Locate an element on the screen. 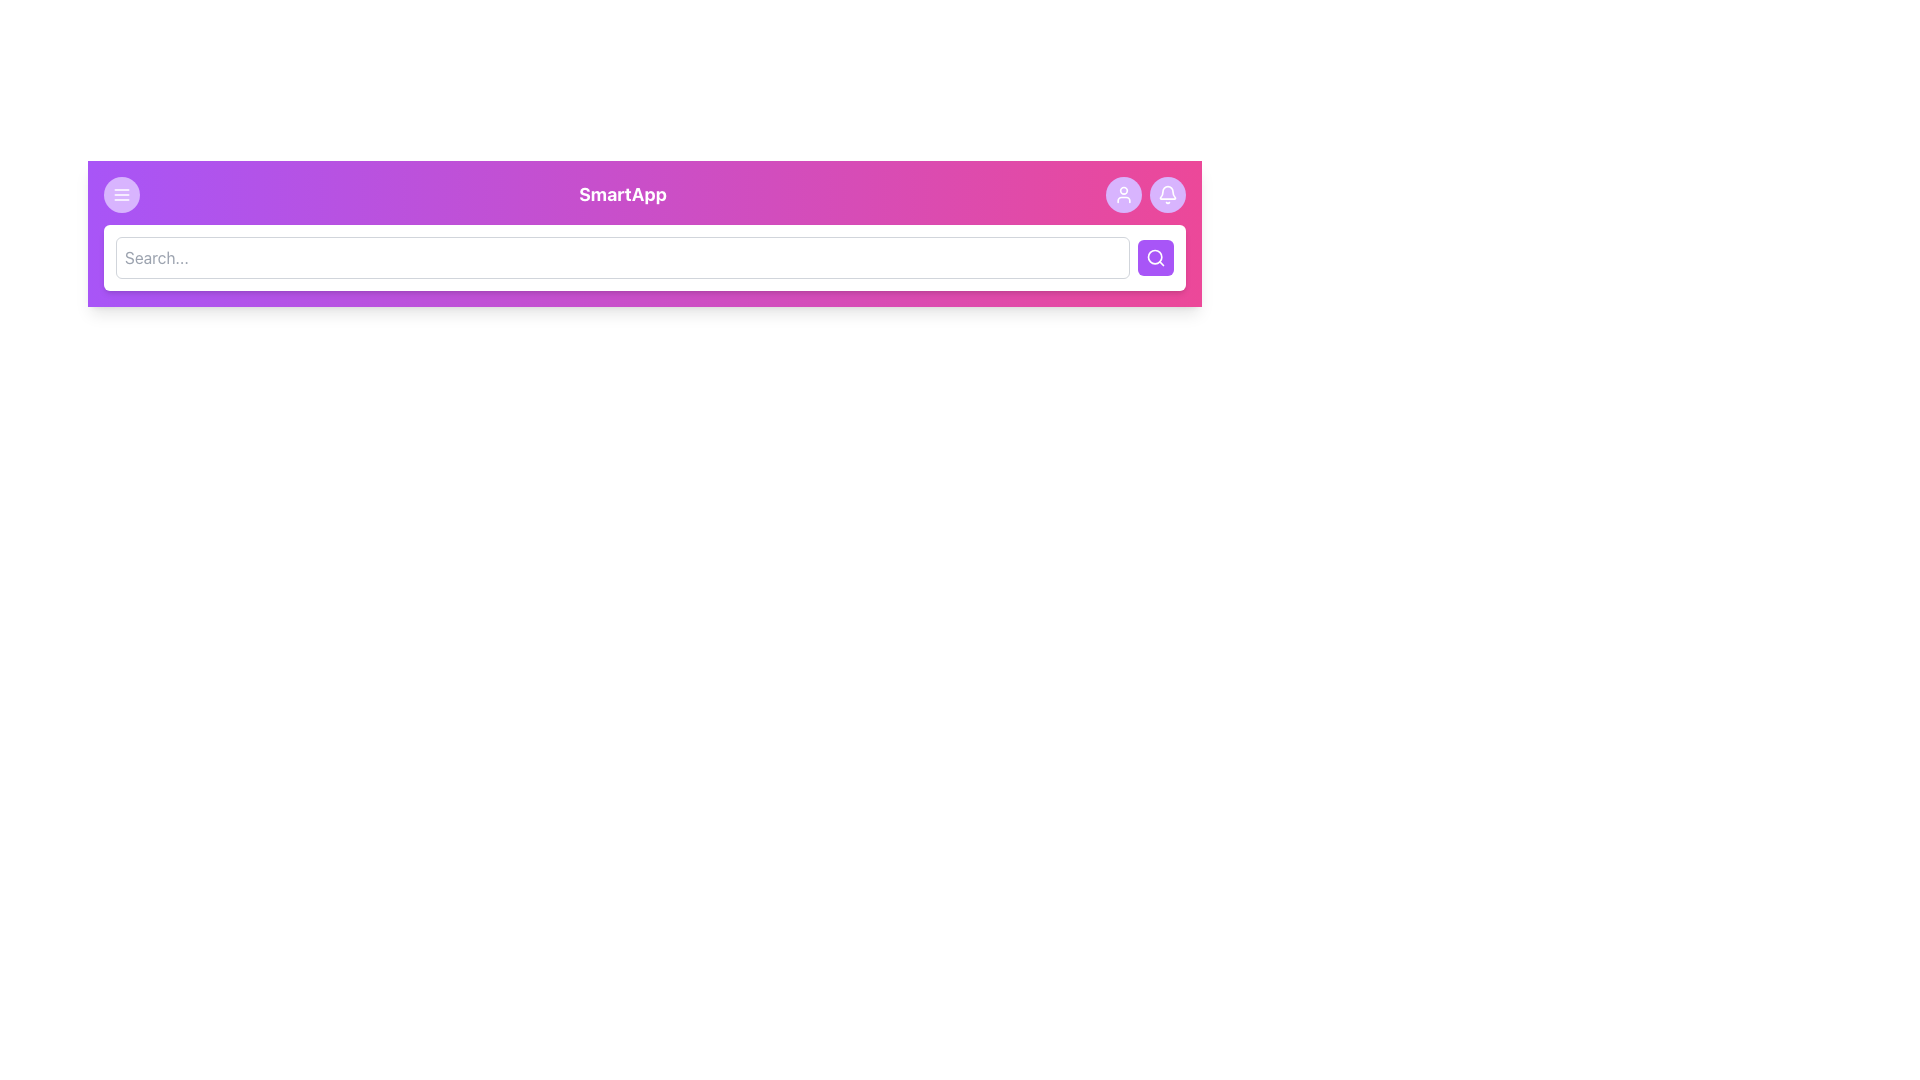 The height and width of the screenshot is (1080, 1920). the circular button with a purple background and a white bell icon in the center is located at coordinates (1167, 195).